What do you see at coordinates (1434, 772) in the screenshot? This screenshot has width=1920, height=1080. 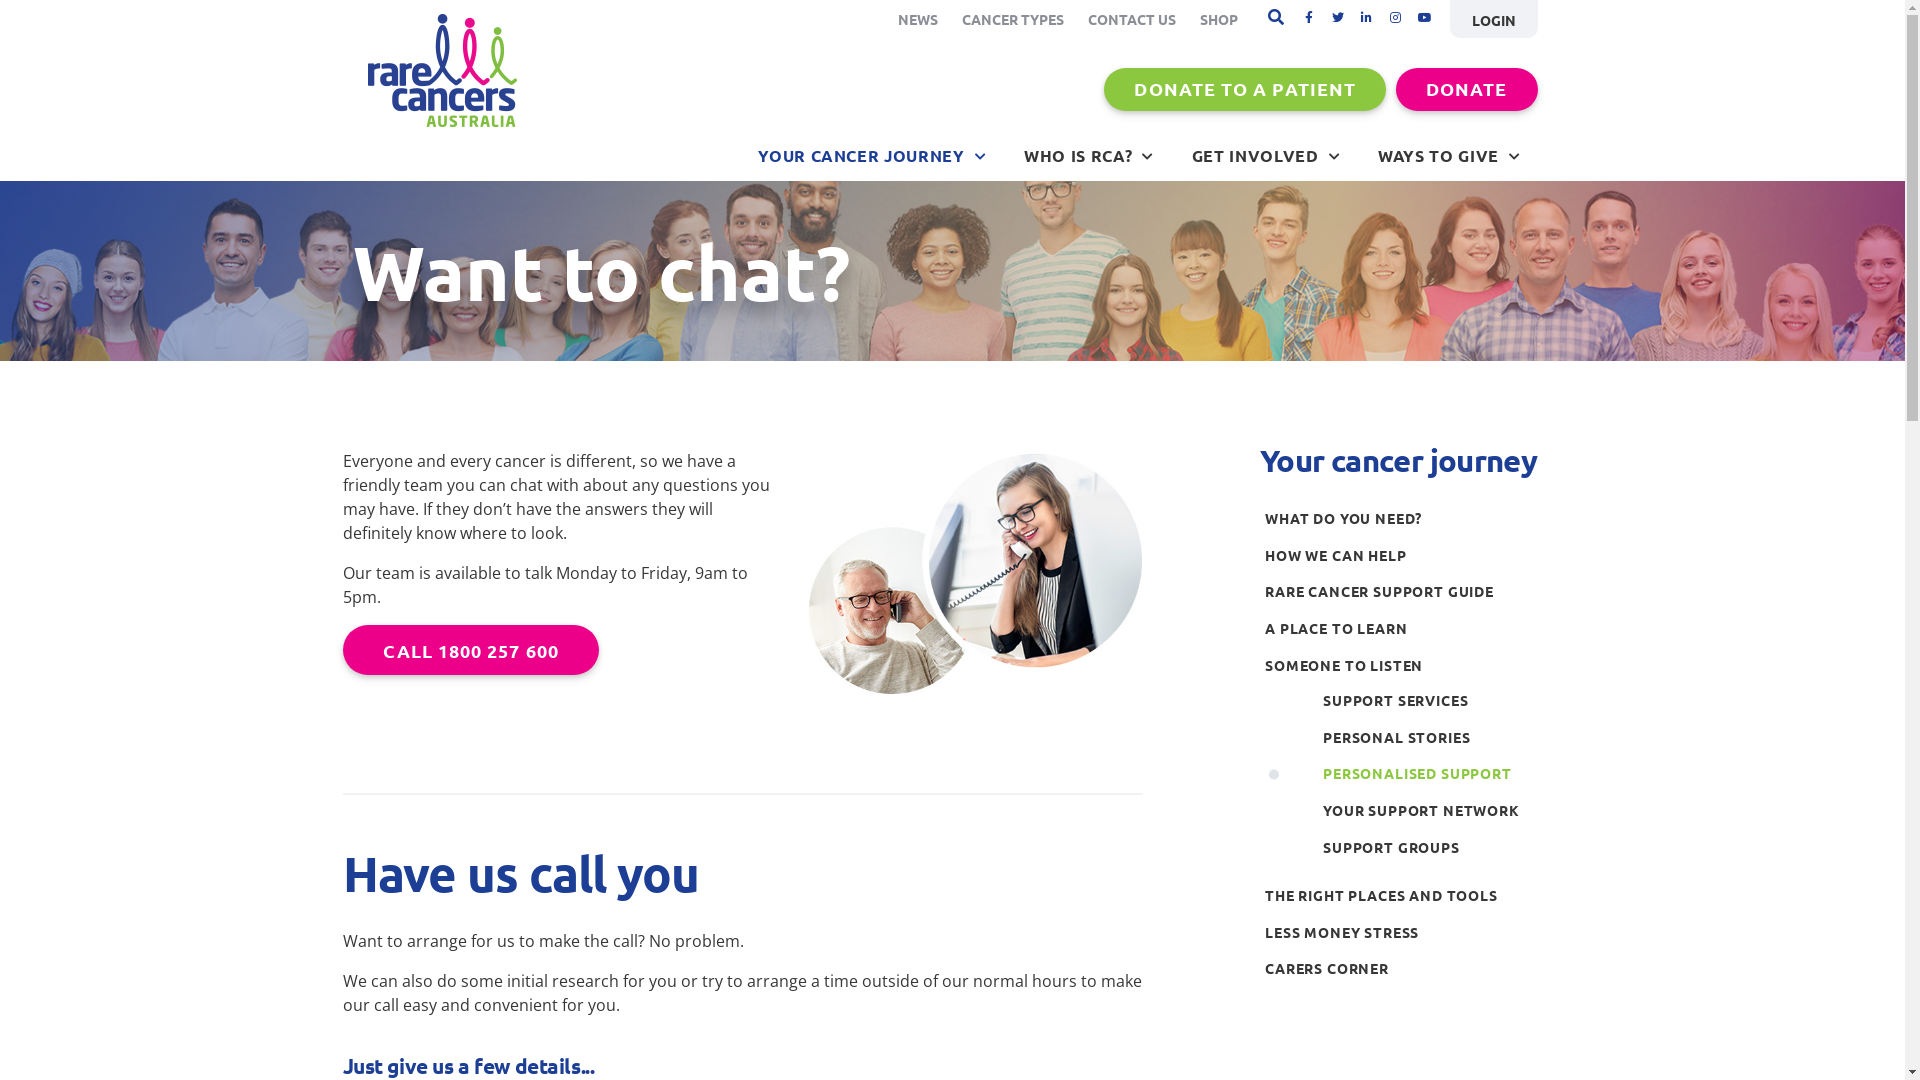 I see `'PERSONALISED SUPPORT'` at bounding box center [1434, 772].